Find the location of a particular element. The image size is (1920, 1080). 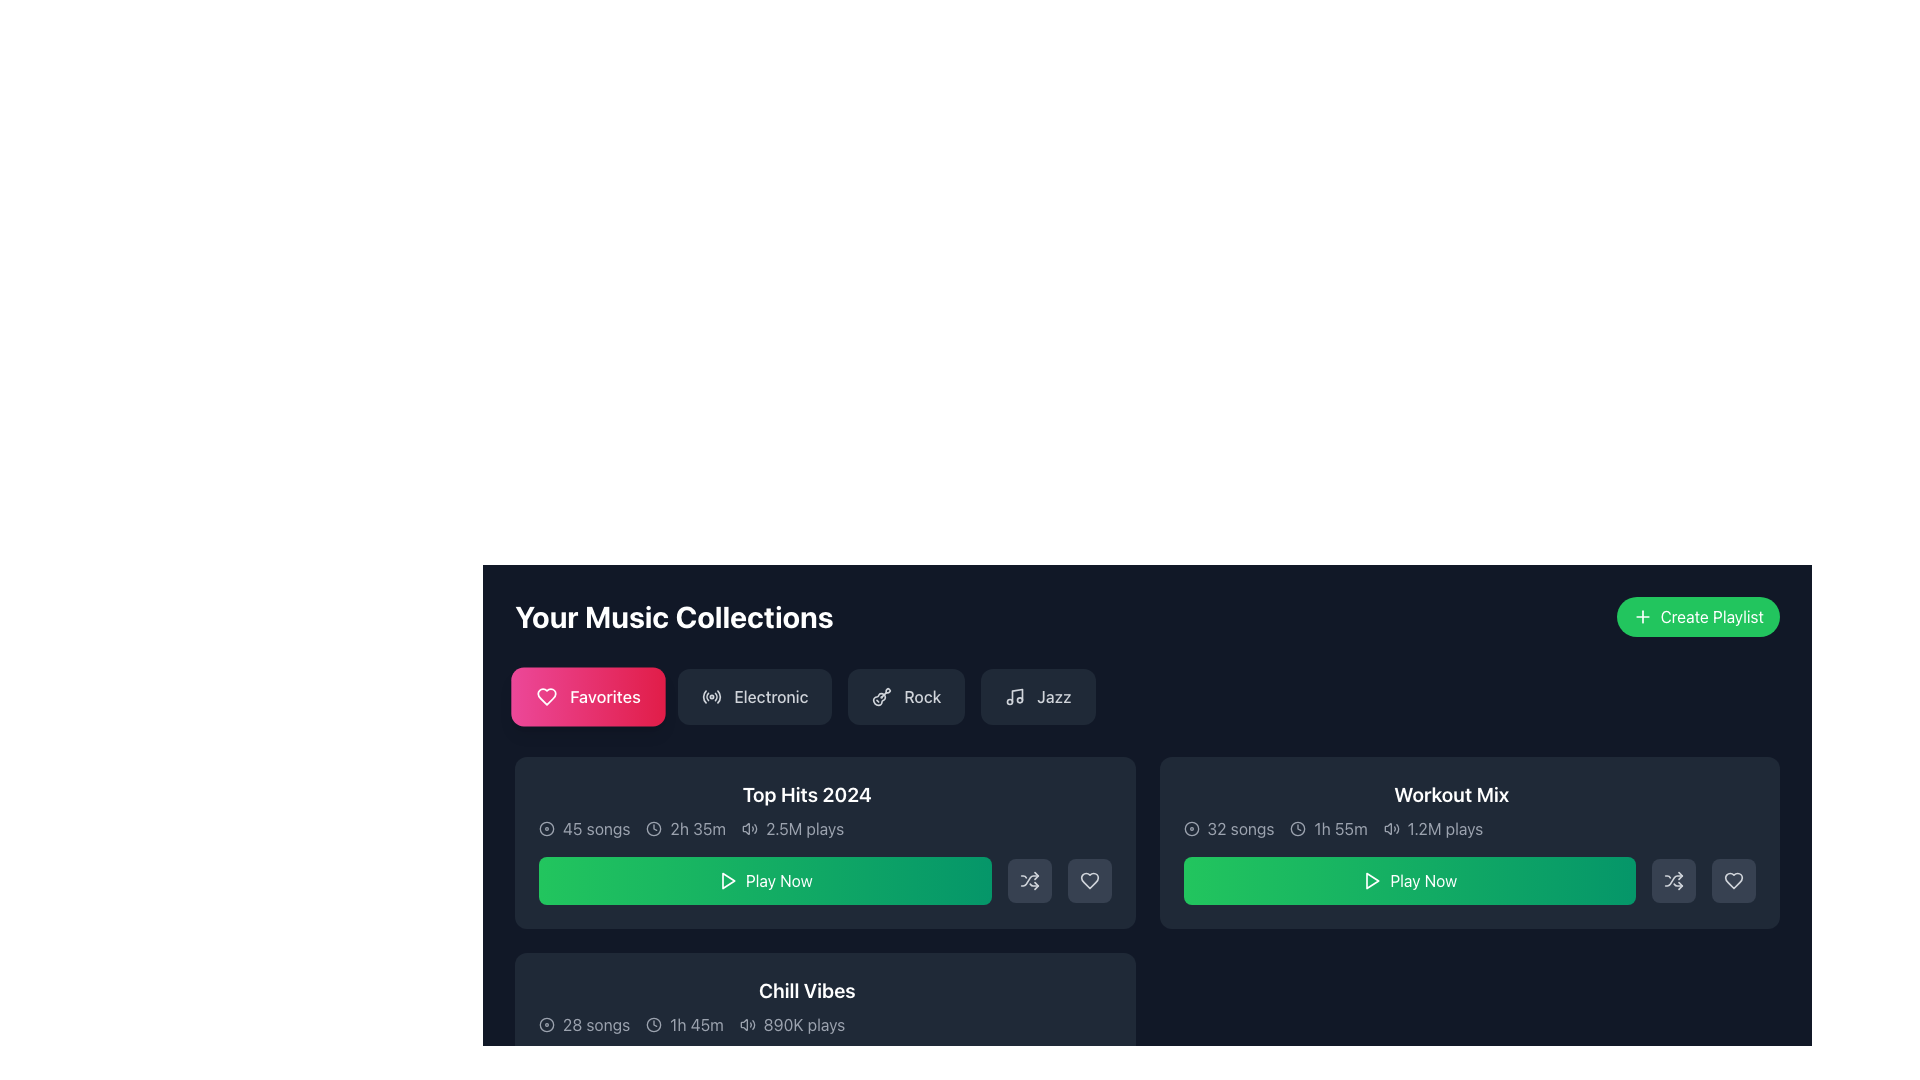

the music-related icon located in the 'Jazz' section, positioned towards the left side adjacent to the text label is located at coordinates (1015, 696).